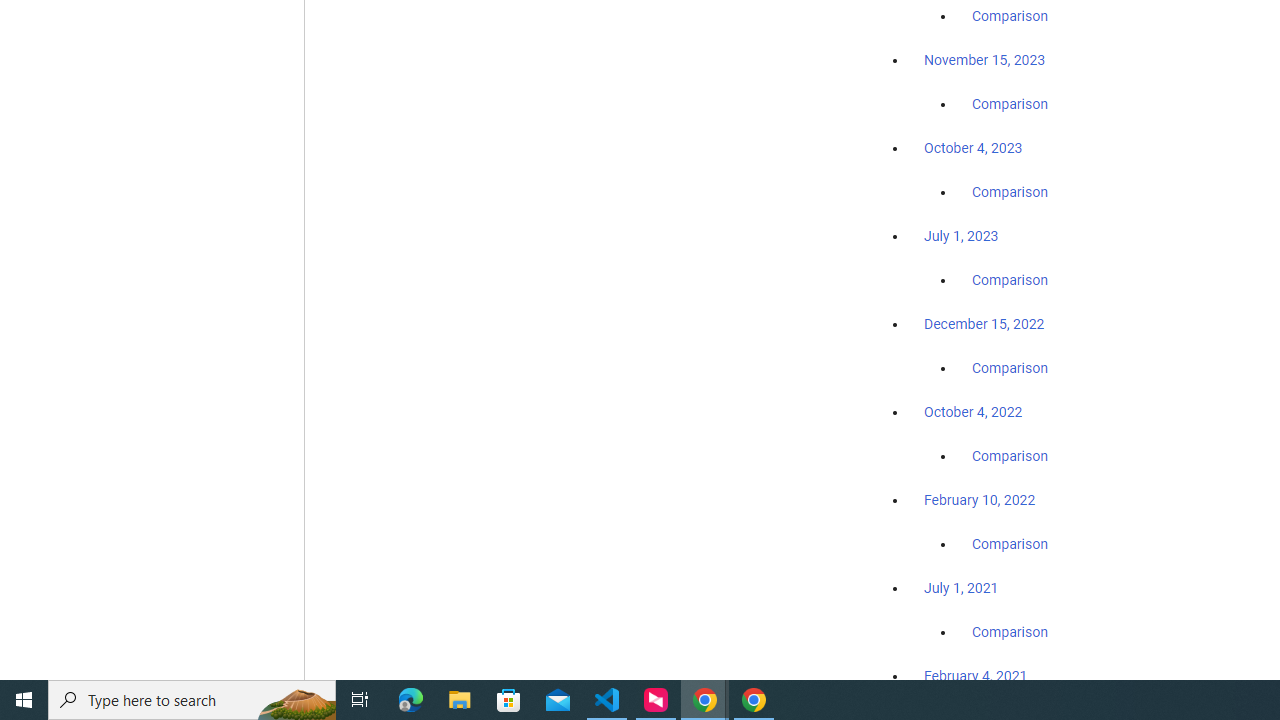  Describe the element at coordinates (973, 411) in the screenshot. I see `'October 4, 2022'` at that location.